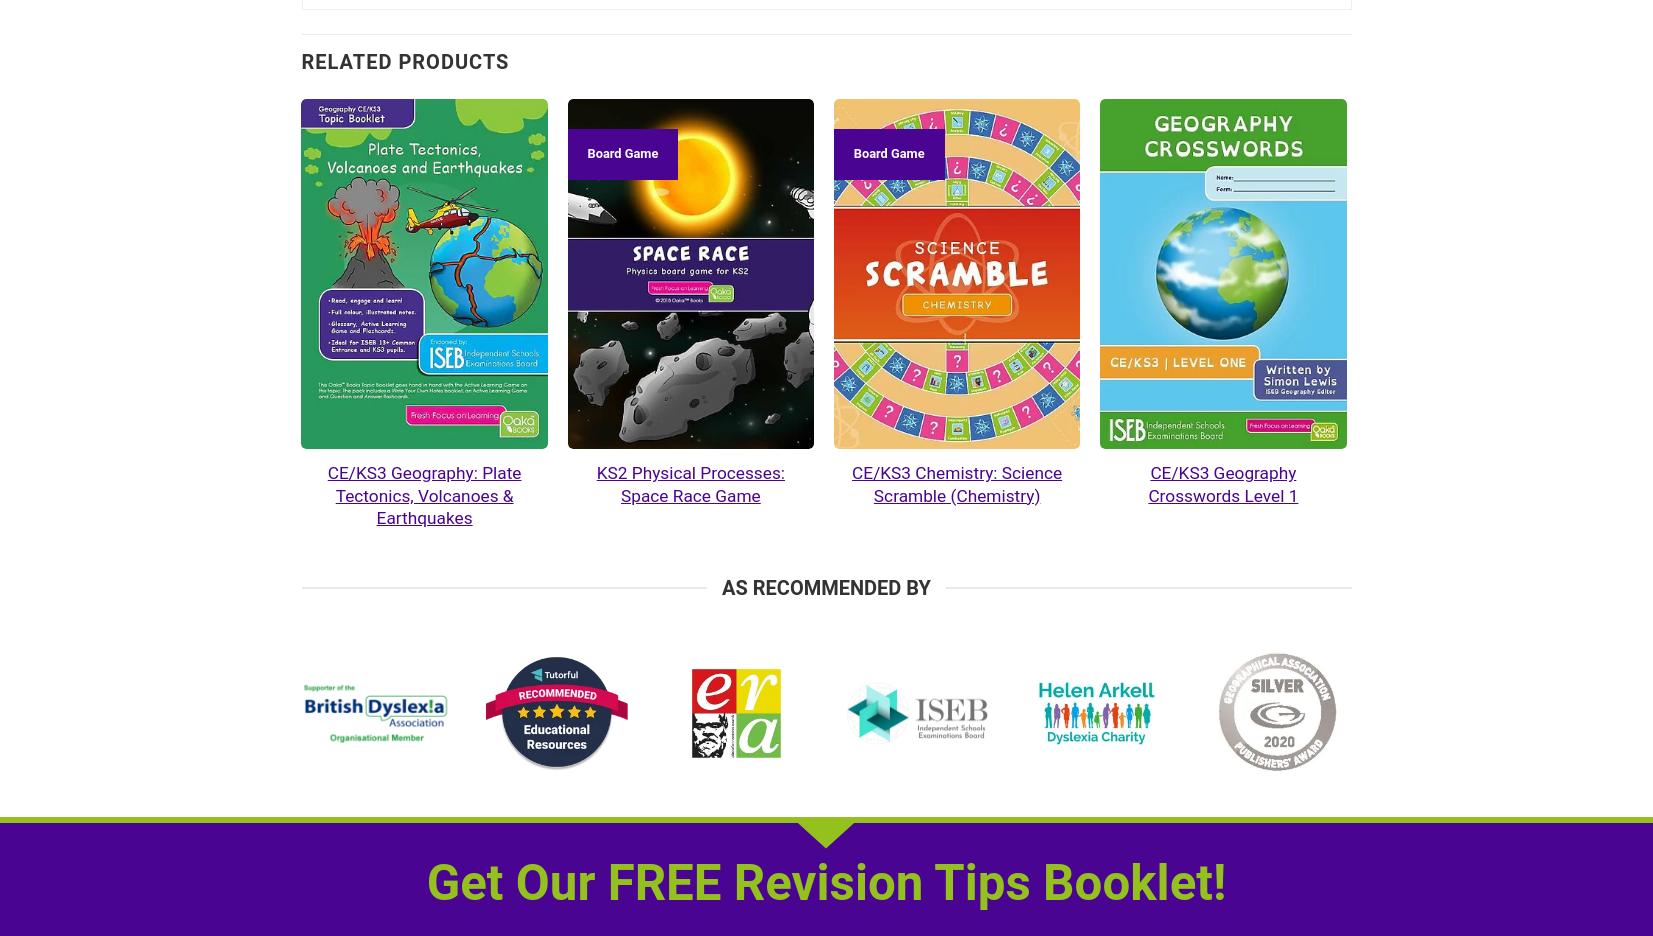 Image resolution: width=1653 pixels, height=936 pixels. I want to click on 'Save 10%', so click(81, 153).